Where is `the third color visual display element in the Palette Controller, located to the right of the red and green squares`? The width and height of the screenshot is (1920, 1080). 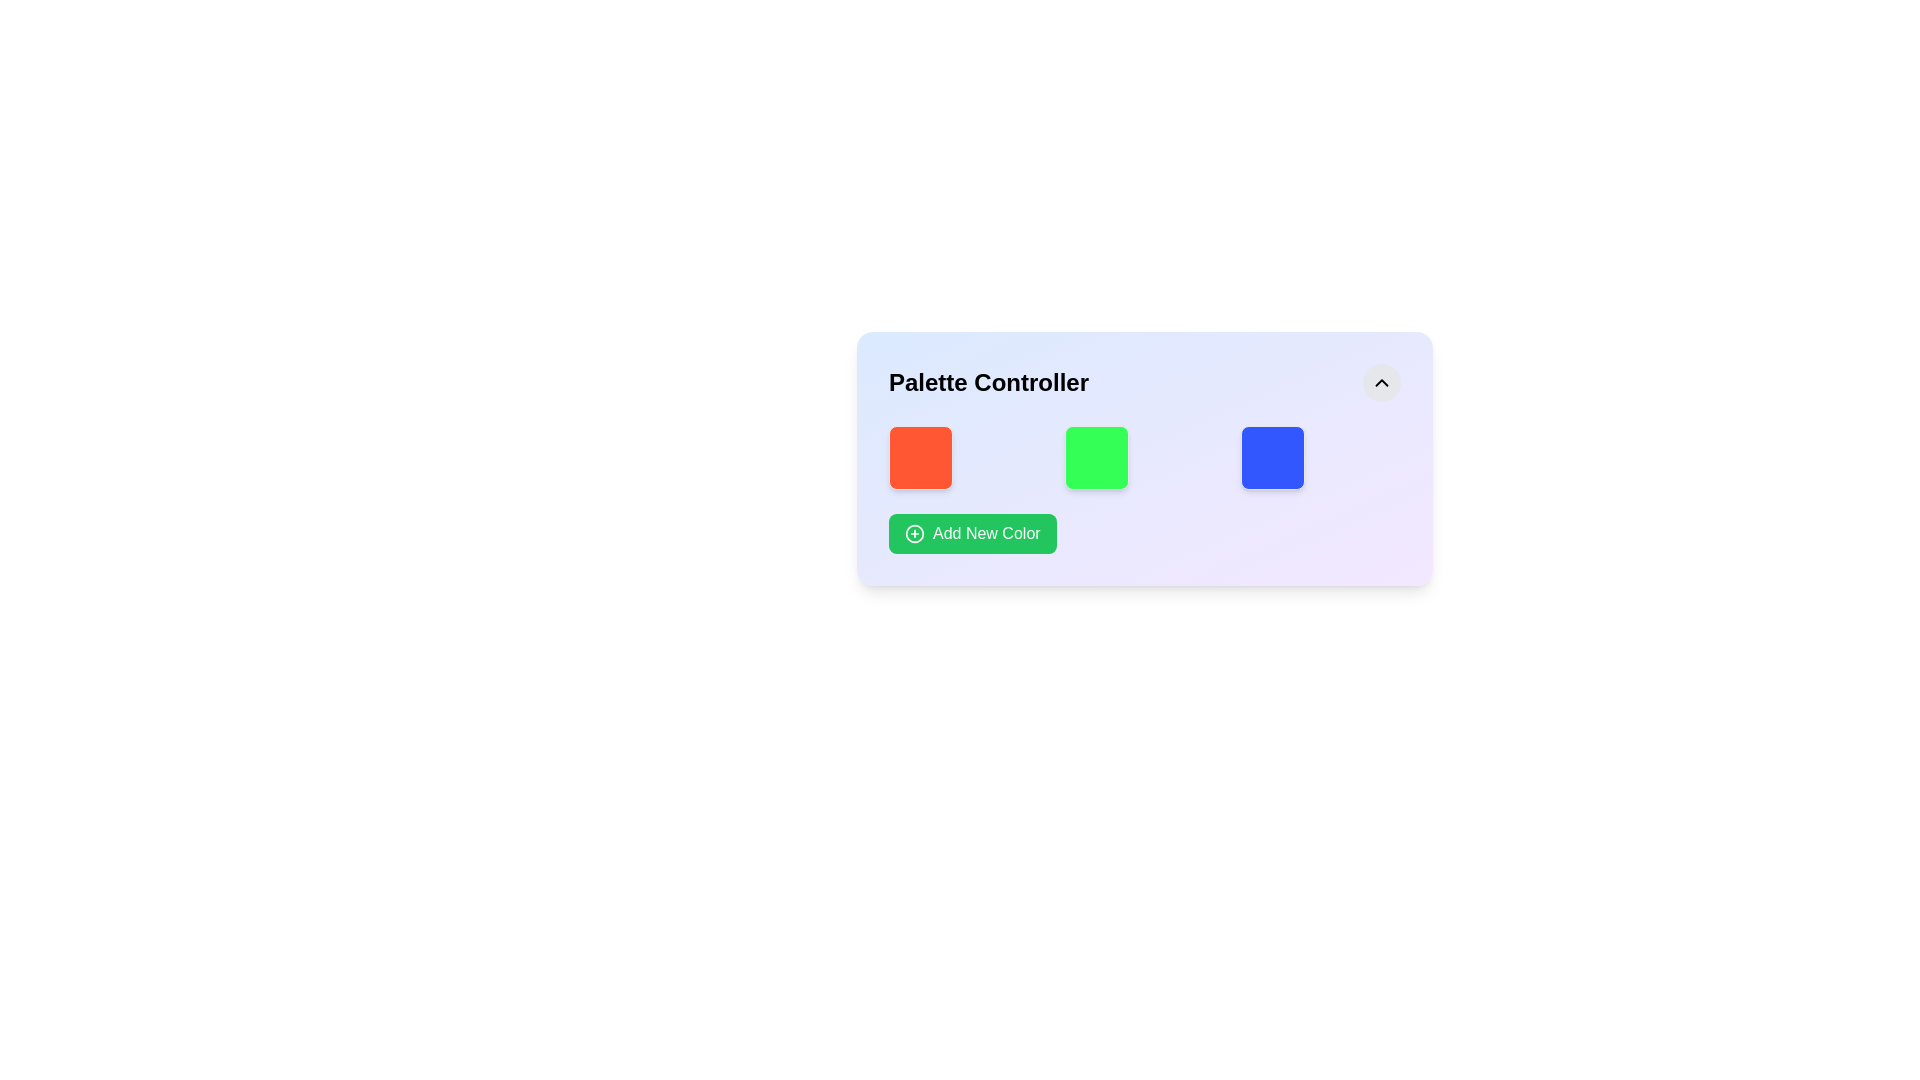
the third color visual display element in the Palette Controller, located to the right of the red and green squares is located at coordinates (1271, 458).